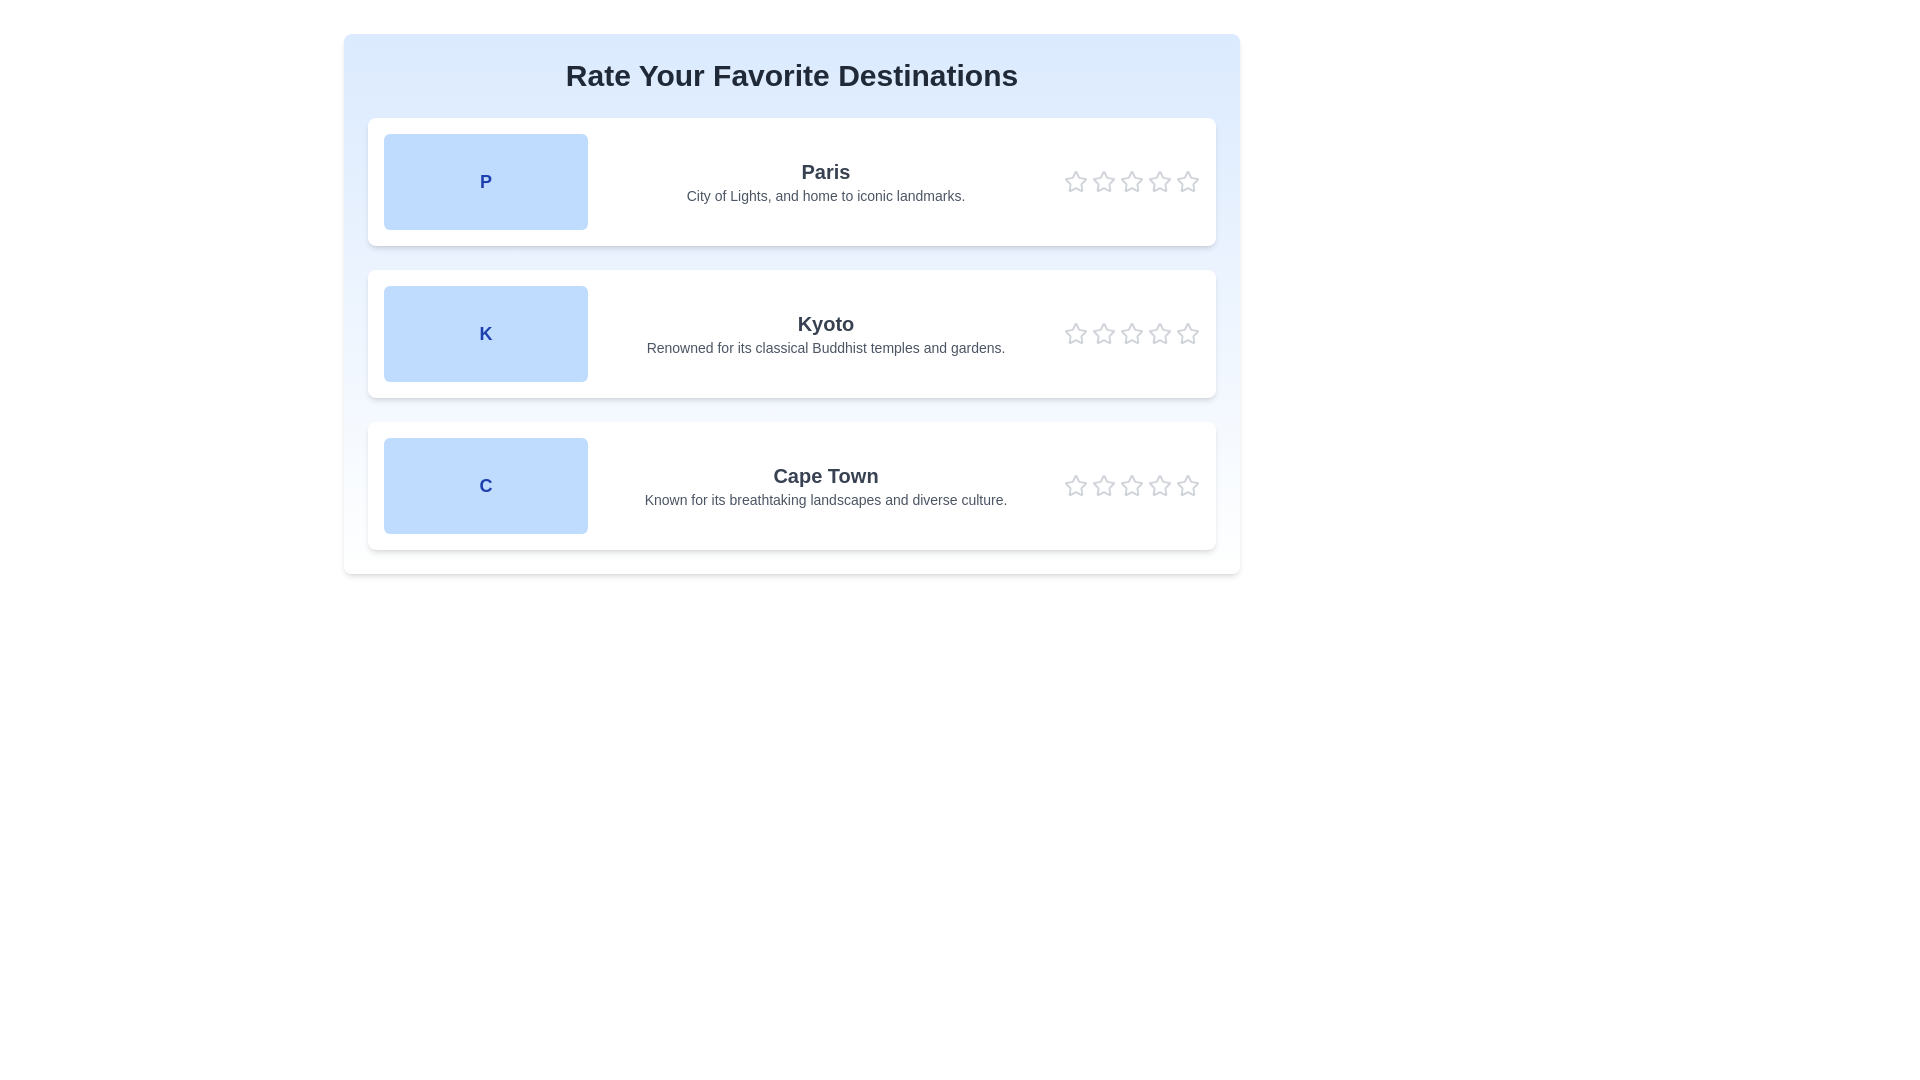 This screenshot has width=1920, height=1080. What do you see at coordinates (1186, 485) in the screenshot?
I see `the star icon for rating at the end of the list item for 'Cape Town', which is the last star in a group of five stars` at bounding box center [1186, 485].